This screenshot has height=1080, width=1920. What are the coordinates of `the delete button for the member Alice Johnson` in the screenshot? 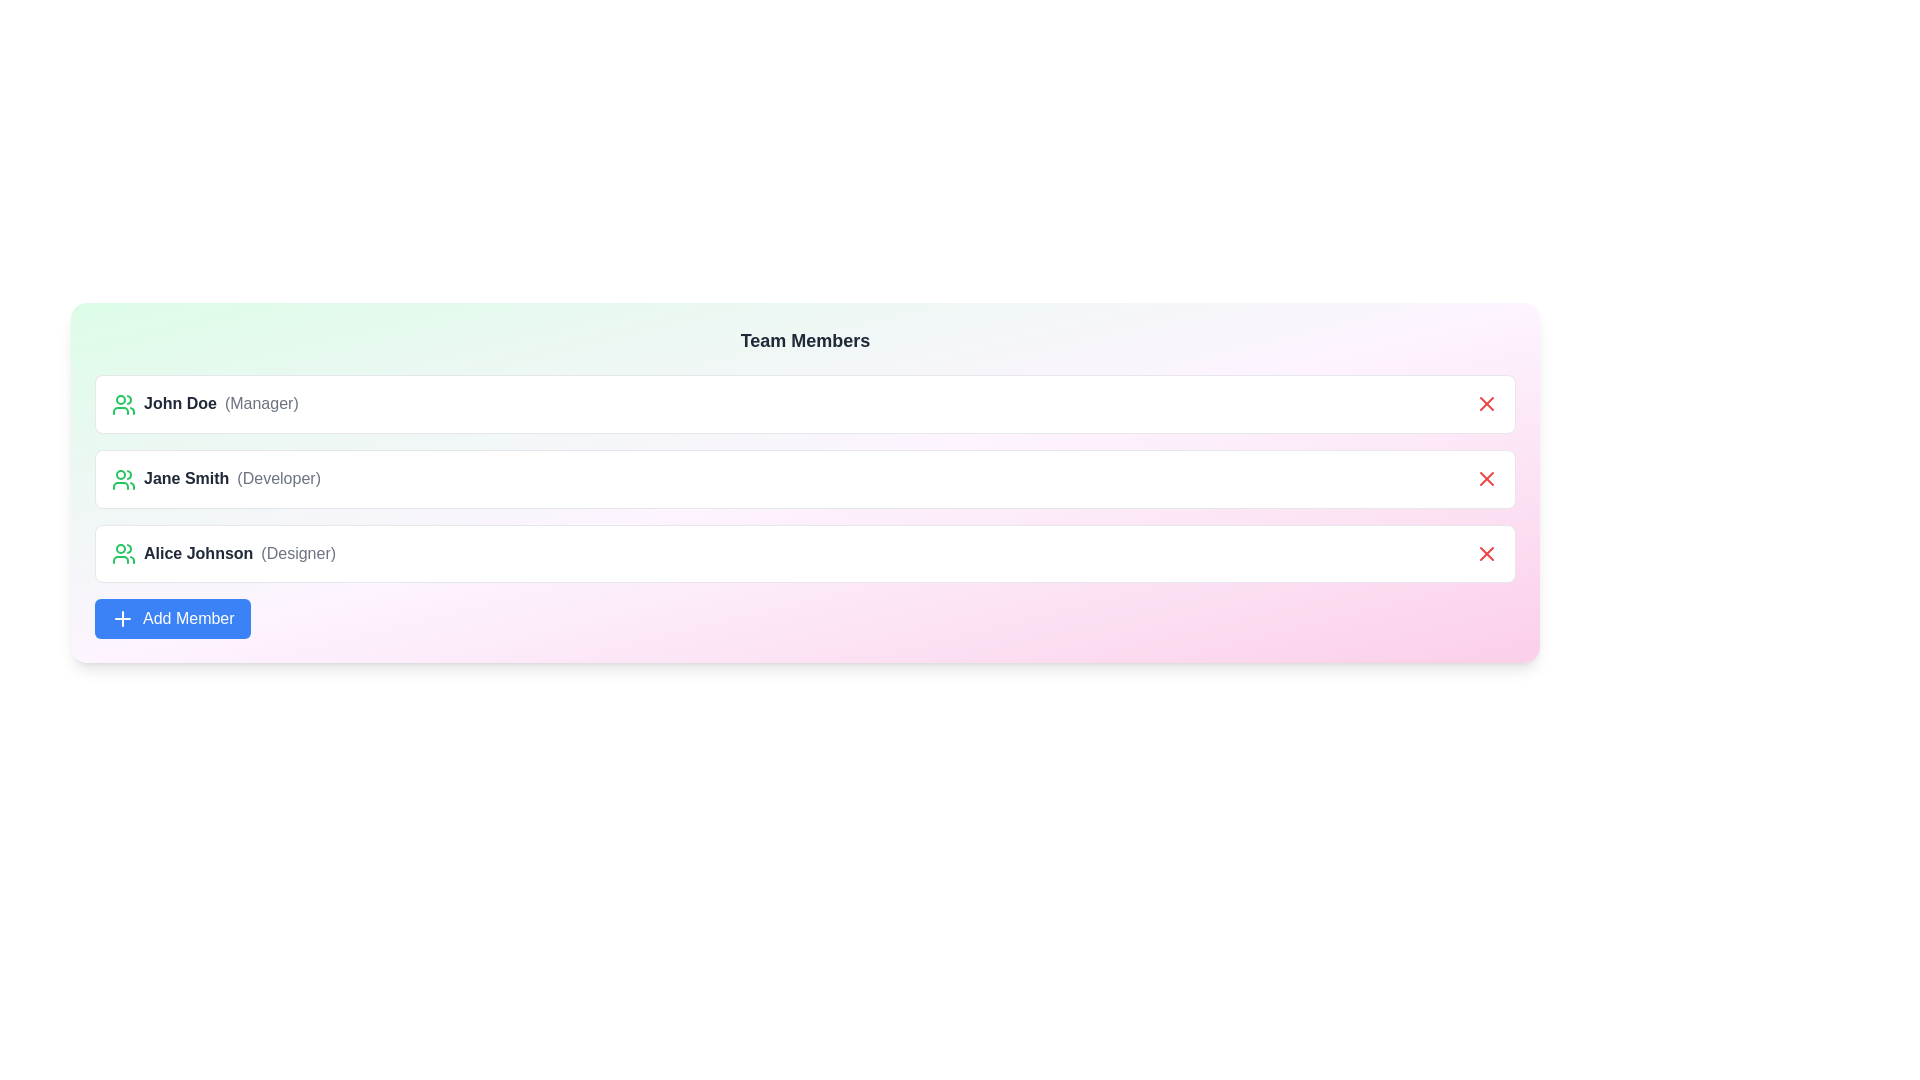 It's located at (1487, 553).